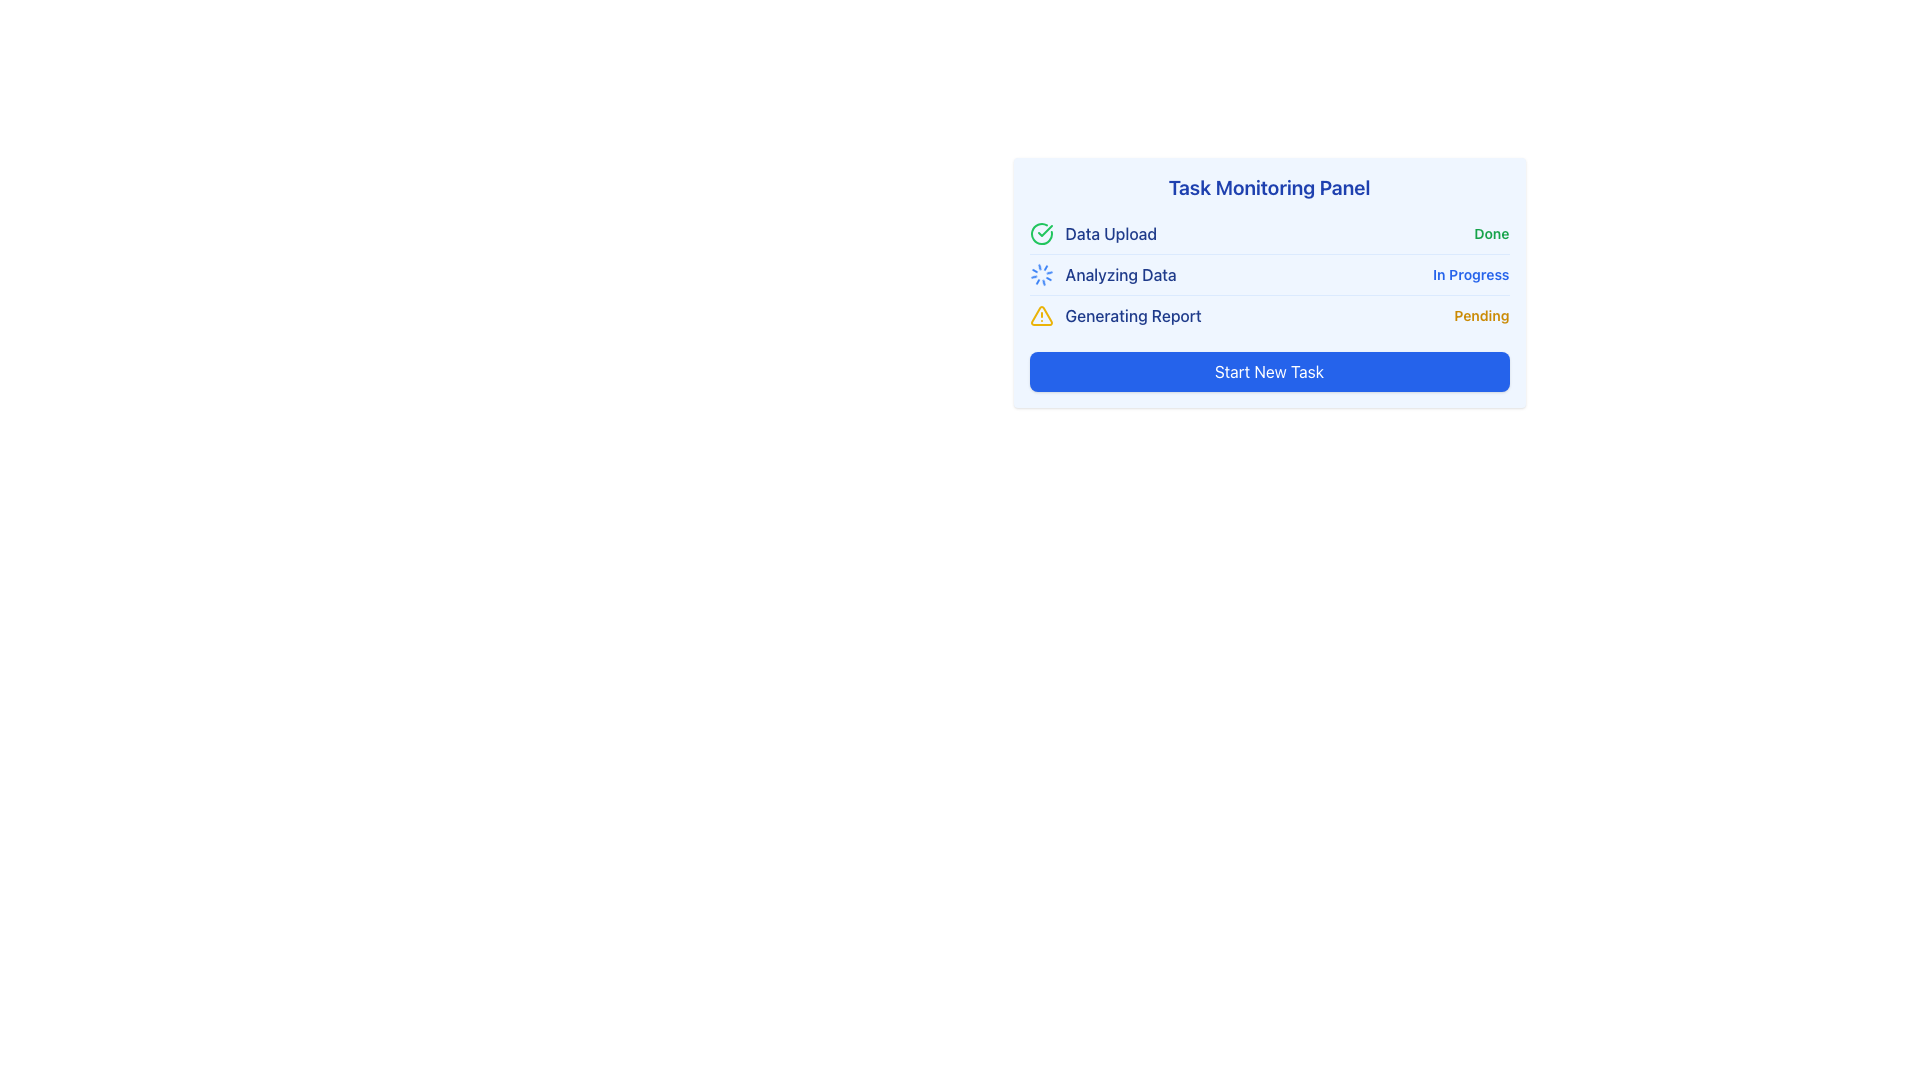 The width and height of the screenshot is (1920, 1080). What do you see at coordinates (1268, 274) in the screenshot?
I see `the spinning loader in the Status row labeled 'Analyzing Data' indicating the task is 'In Progress'` at bounding box center [1268, 274].